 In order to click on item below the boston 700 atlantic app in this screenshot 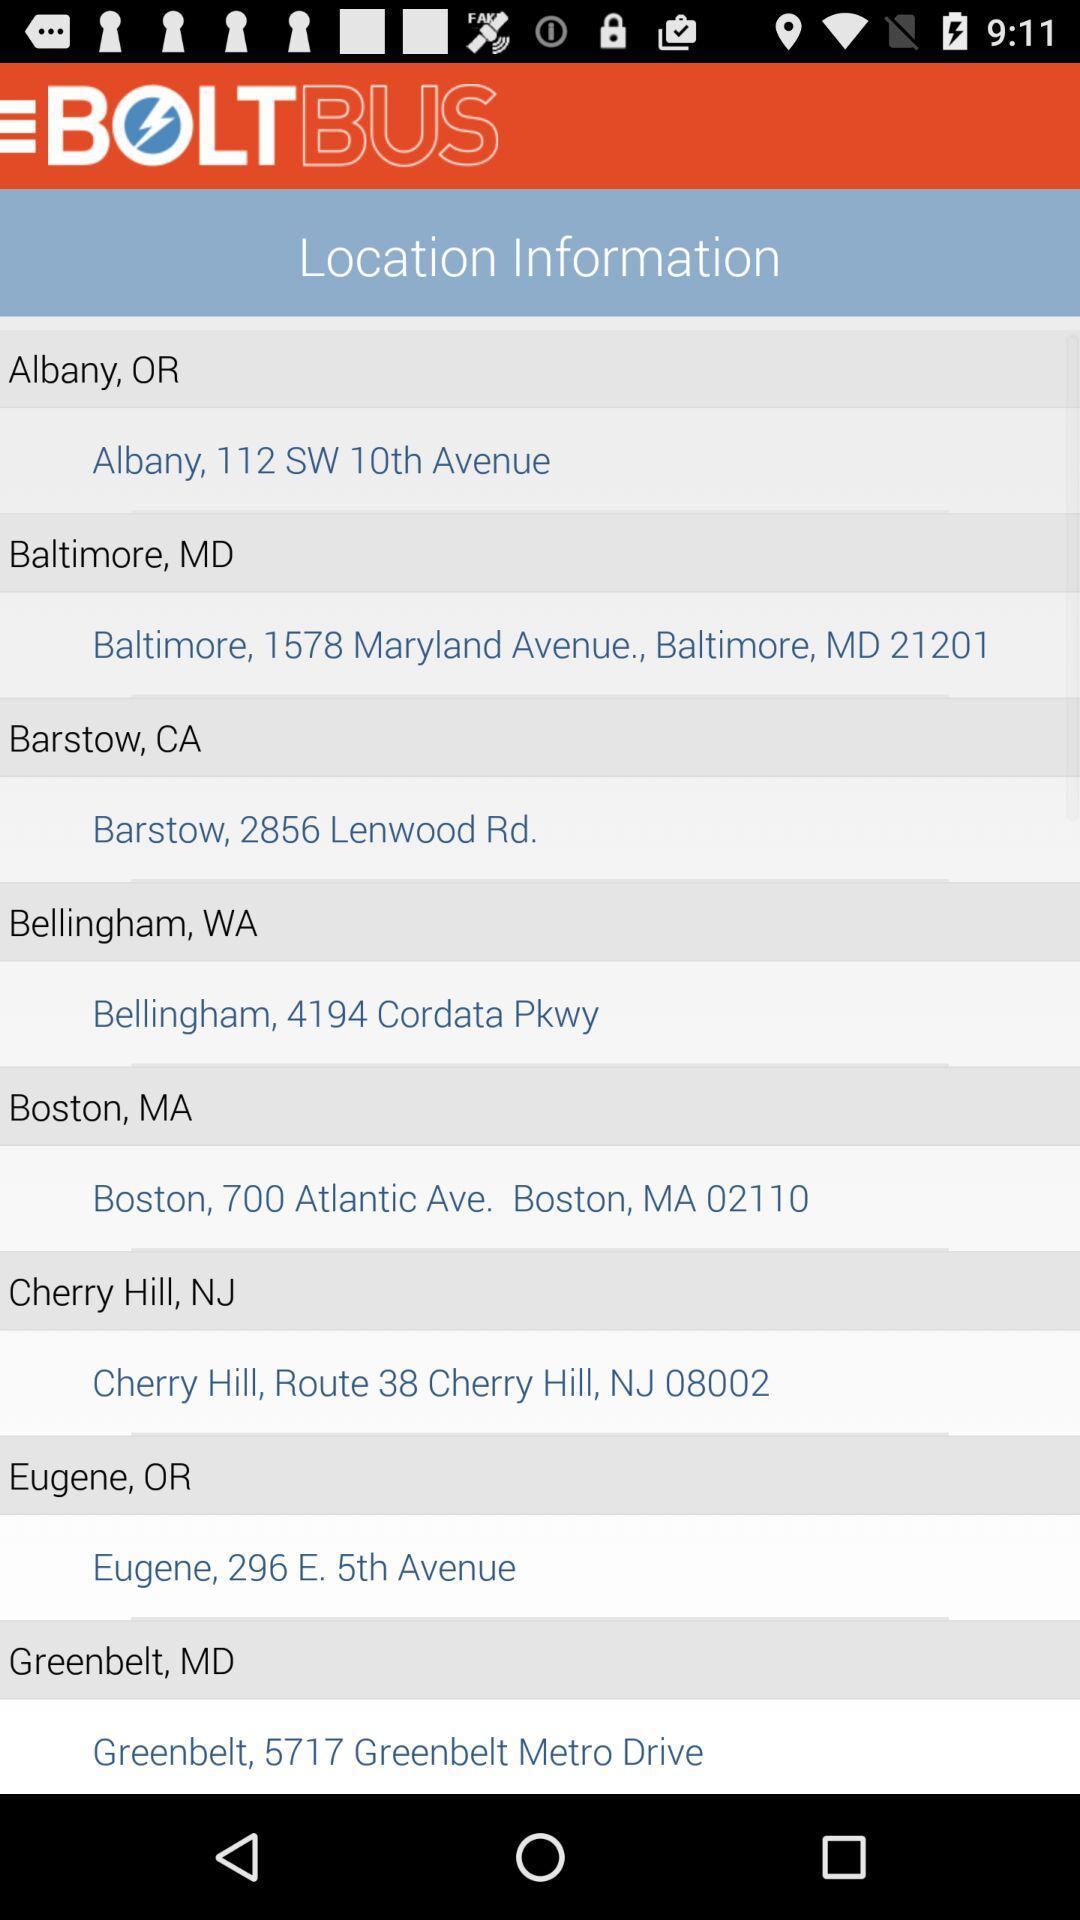, I will do `click(540, 1248)`.